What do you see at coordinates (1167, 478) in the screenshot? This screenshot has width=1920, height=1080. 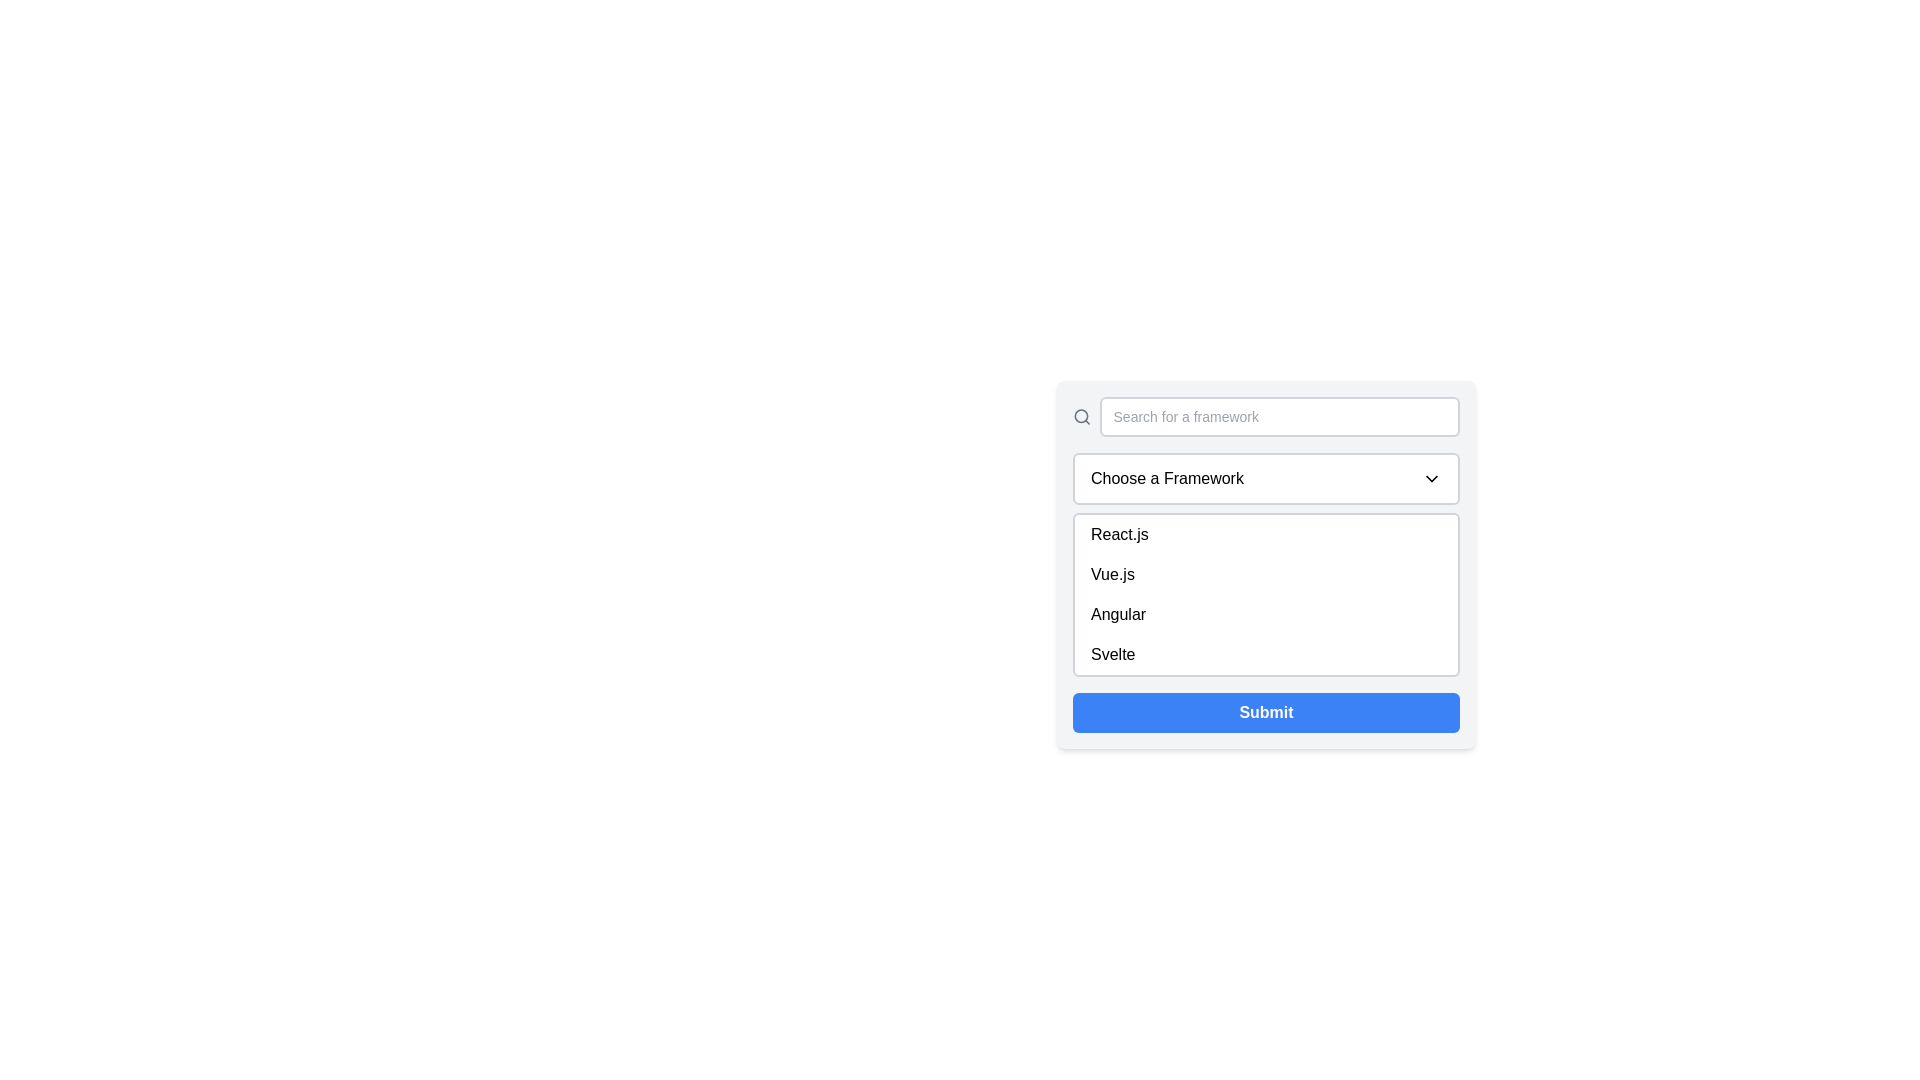 I see `the text label that reads 'Choose a Framework' located inside a dropdown component, which has a border and rounded edges, positioned slightly to the left of the dropdown arrow icon` at bounding box center [1167, 478].